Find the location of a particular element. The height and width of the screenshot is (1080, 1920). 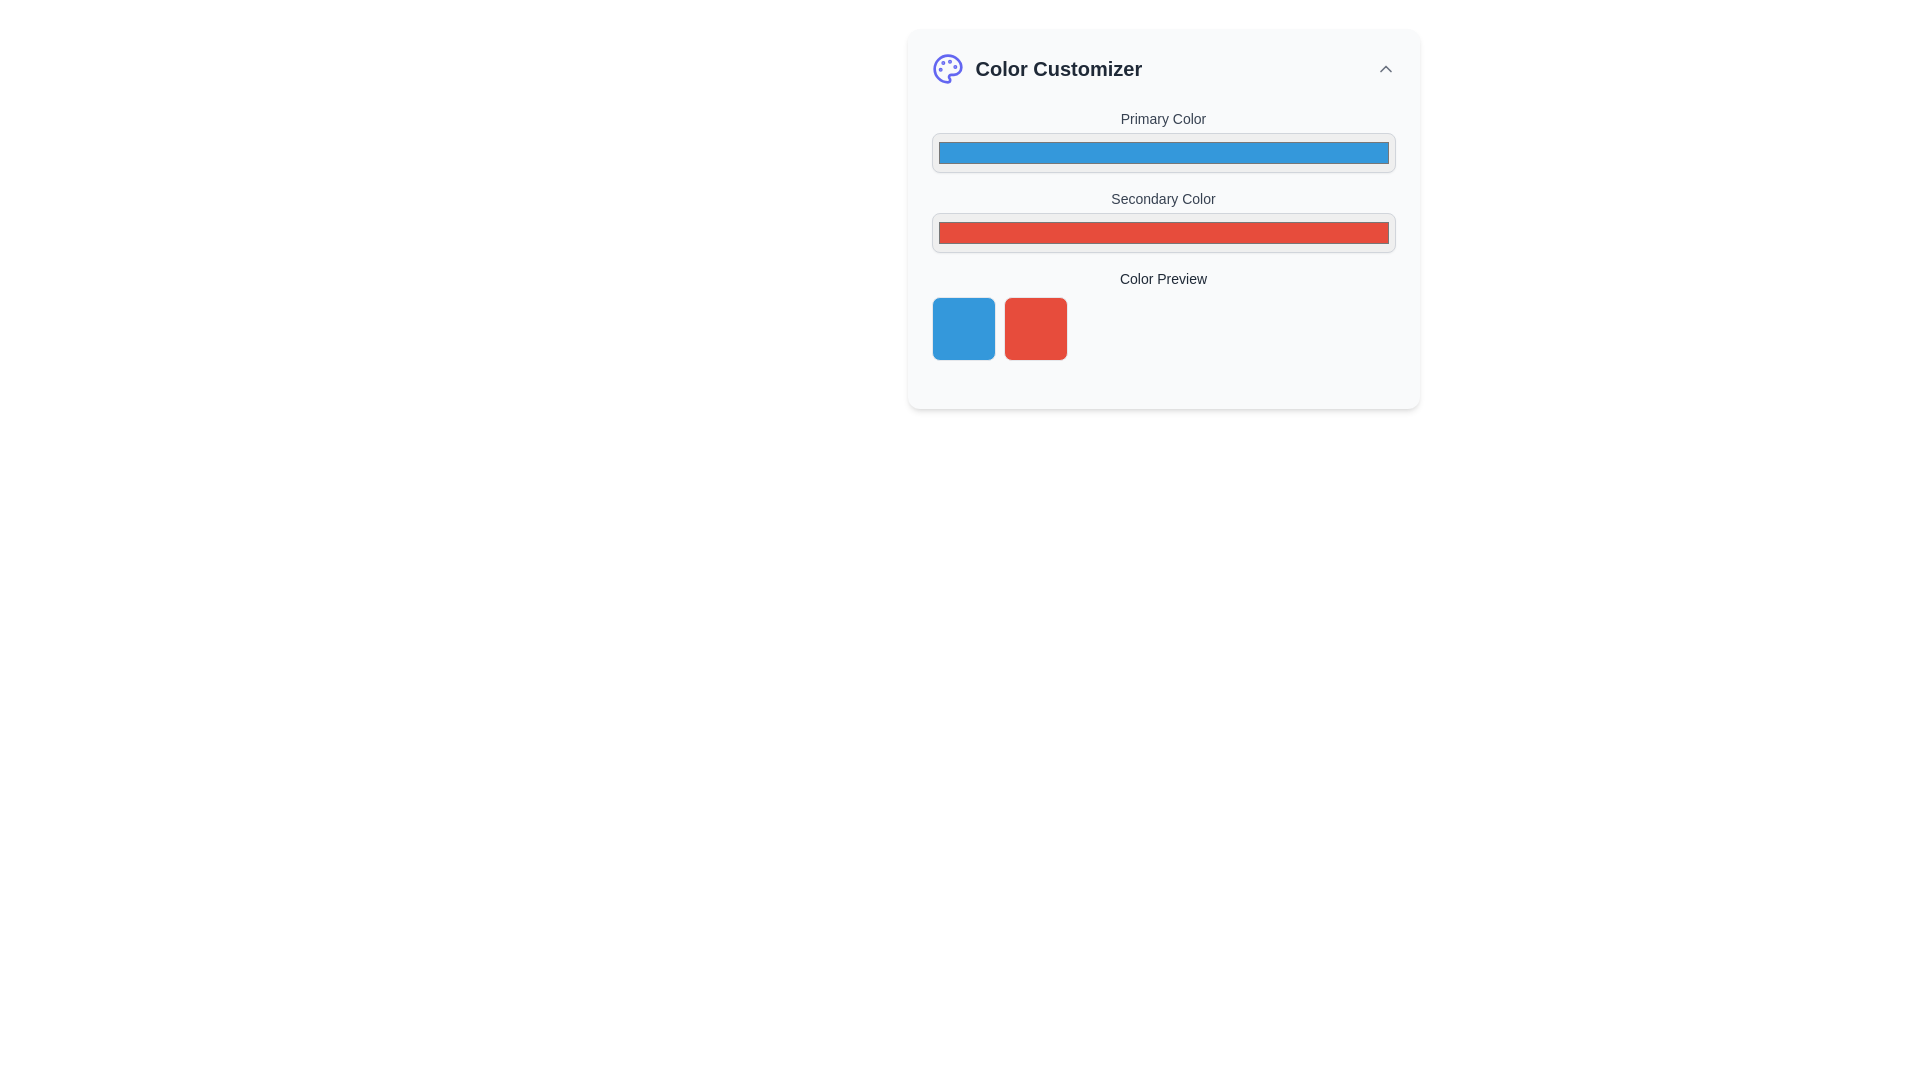

the 'Color Preview' section to interact with the color blocks for selecting colors is located at coordinates (1163, 315).